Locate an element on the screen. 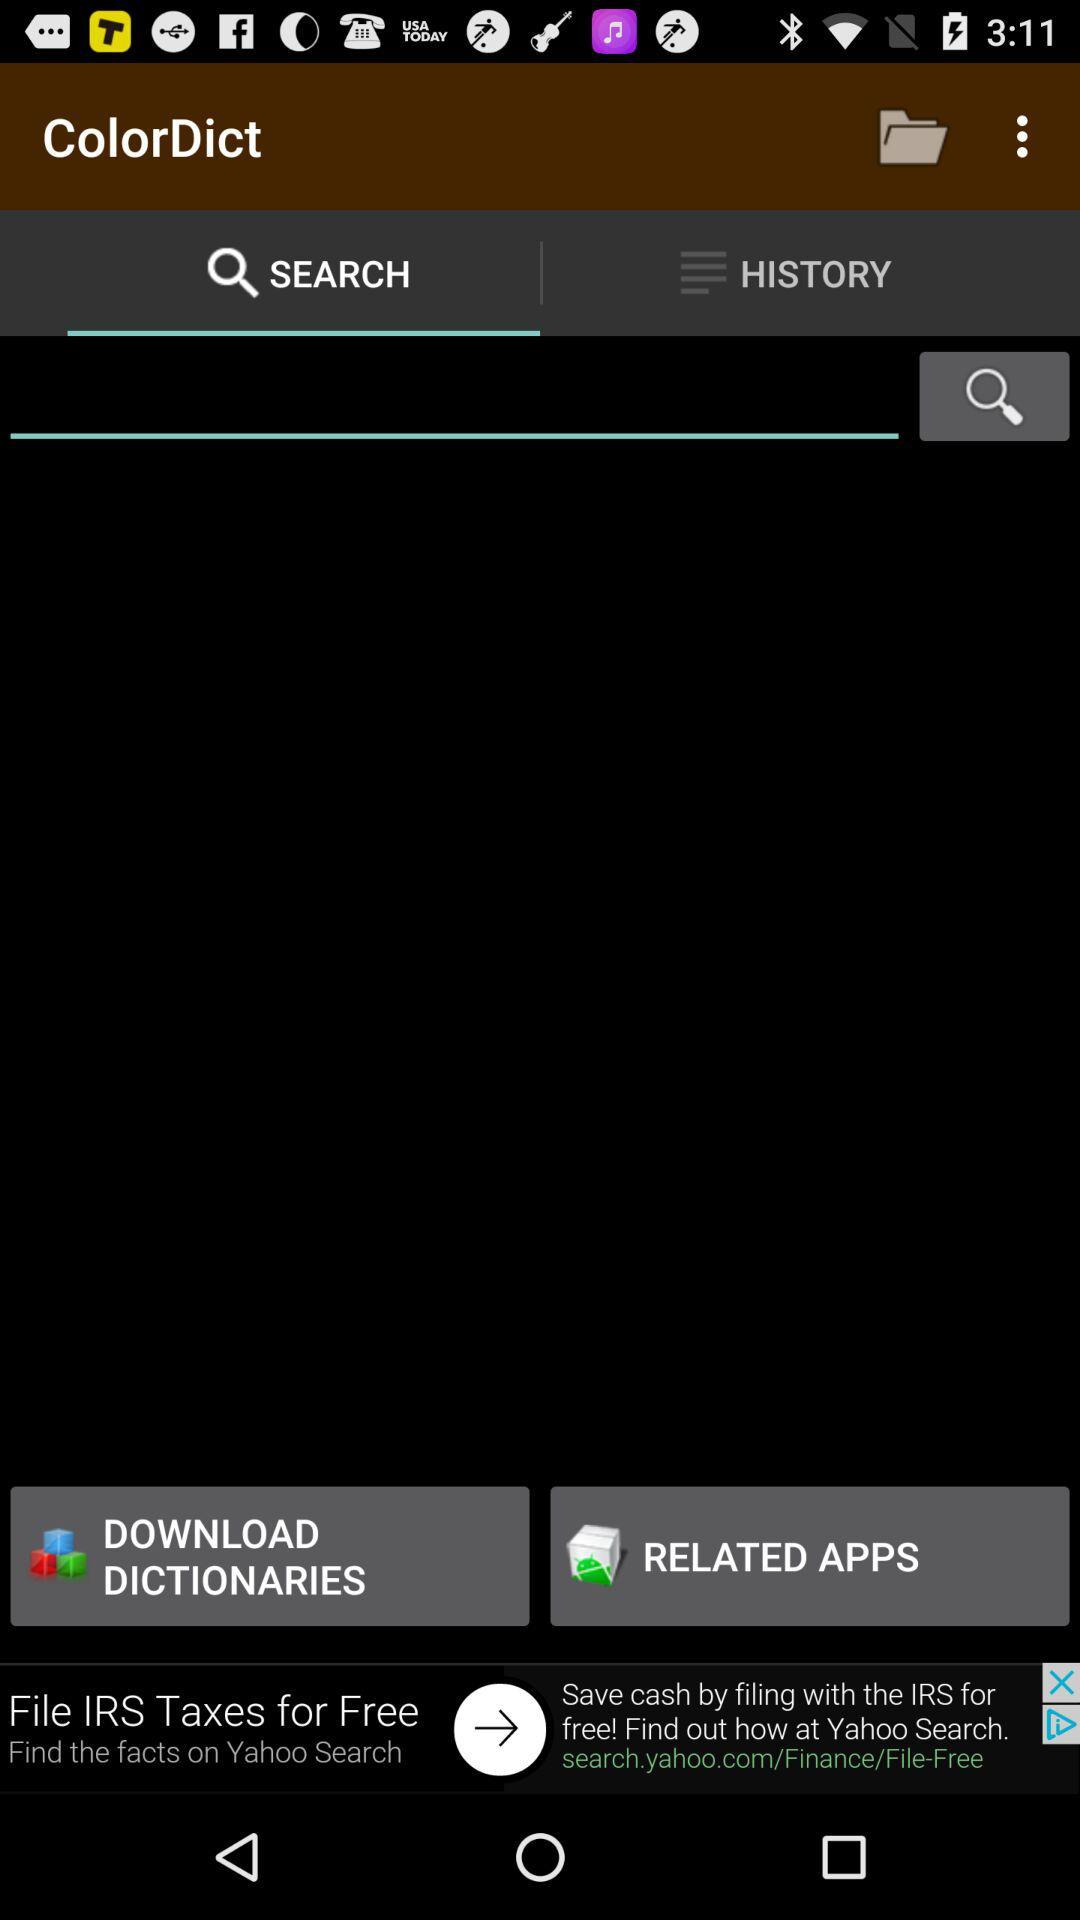 Image resolution: width=1080 pixels, height=1920 pixels. search is located at coordinates (994, 396).